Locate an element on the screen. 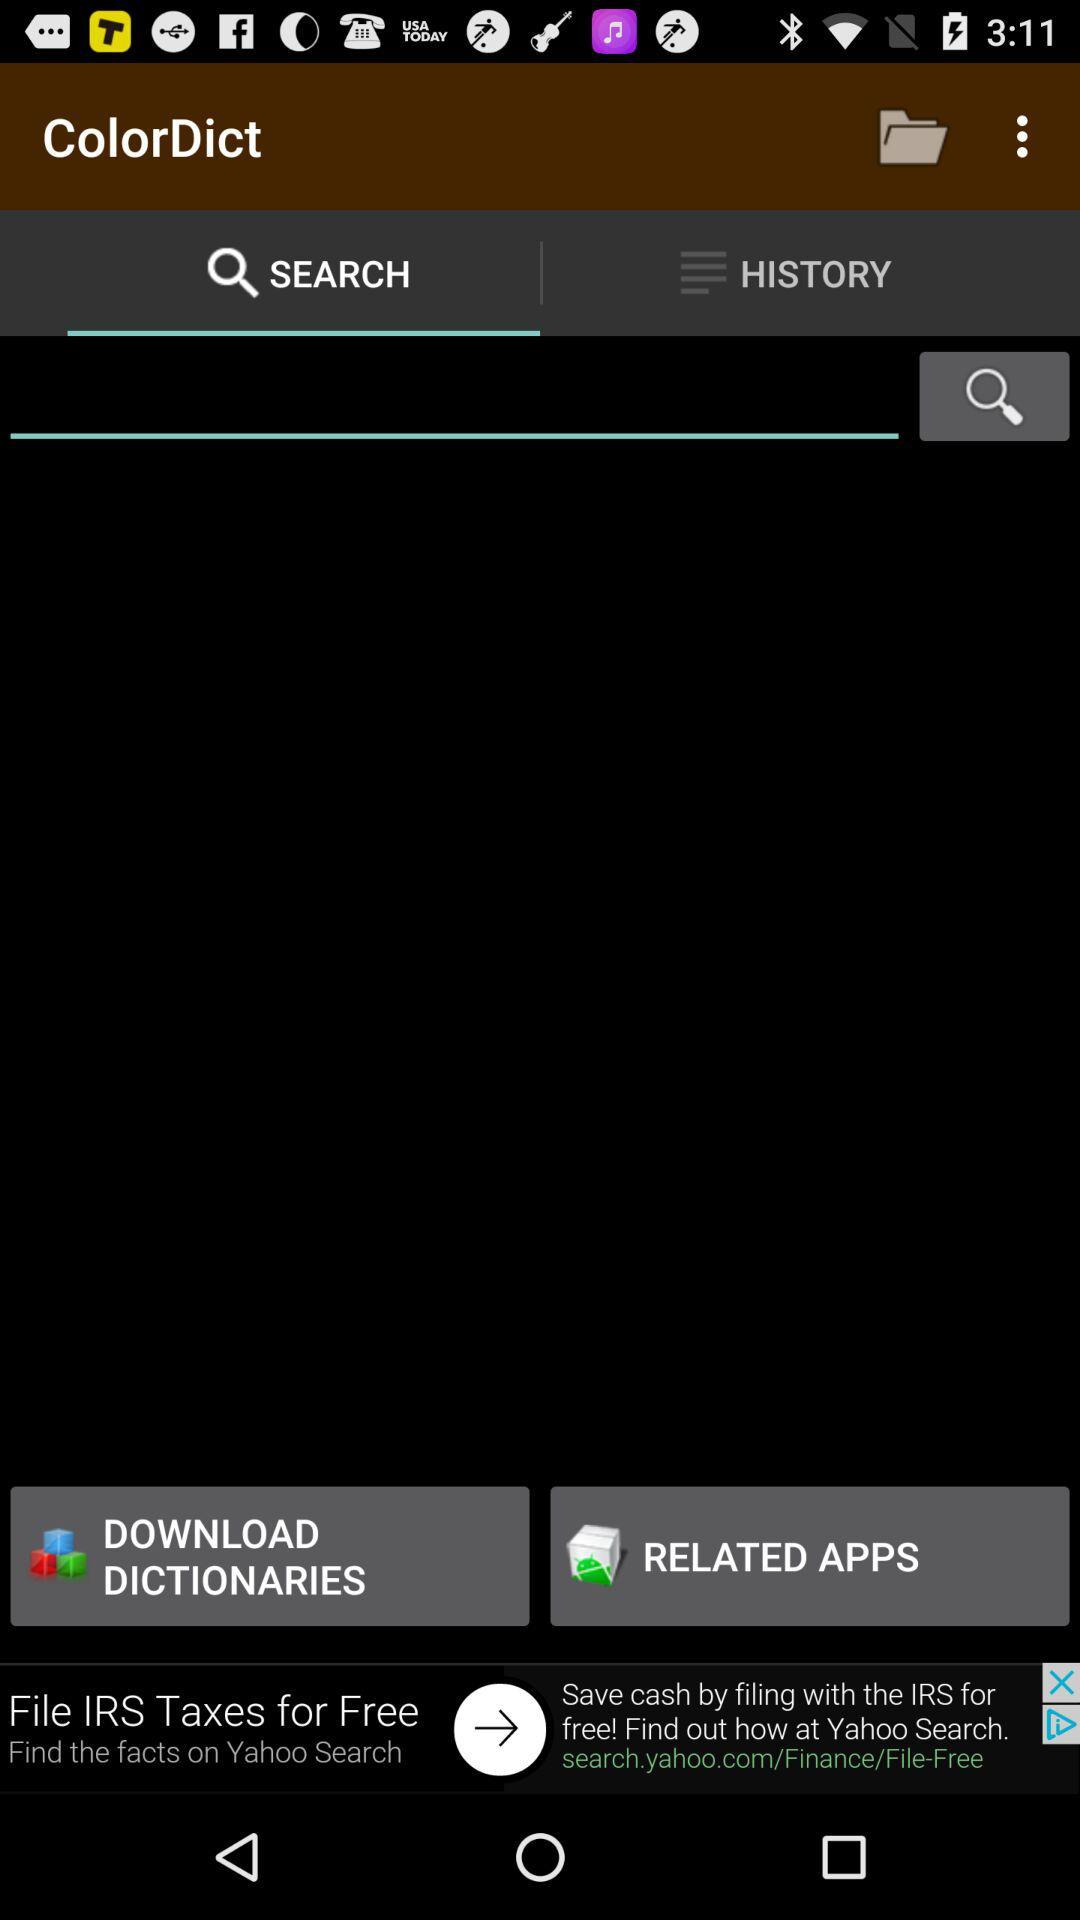 Image resolution: width=1080 pixels, height=1920 pixels. search is located at coordinates (994, 396).